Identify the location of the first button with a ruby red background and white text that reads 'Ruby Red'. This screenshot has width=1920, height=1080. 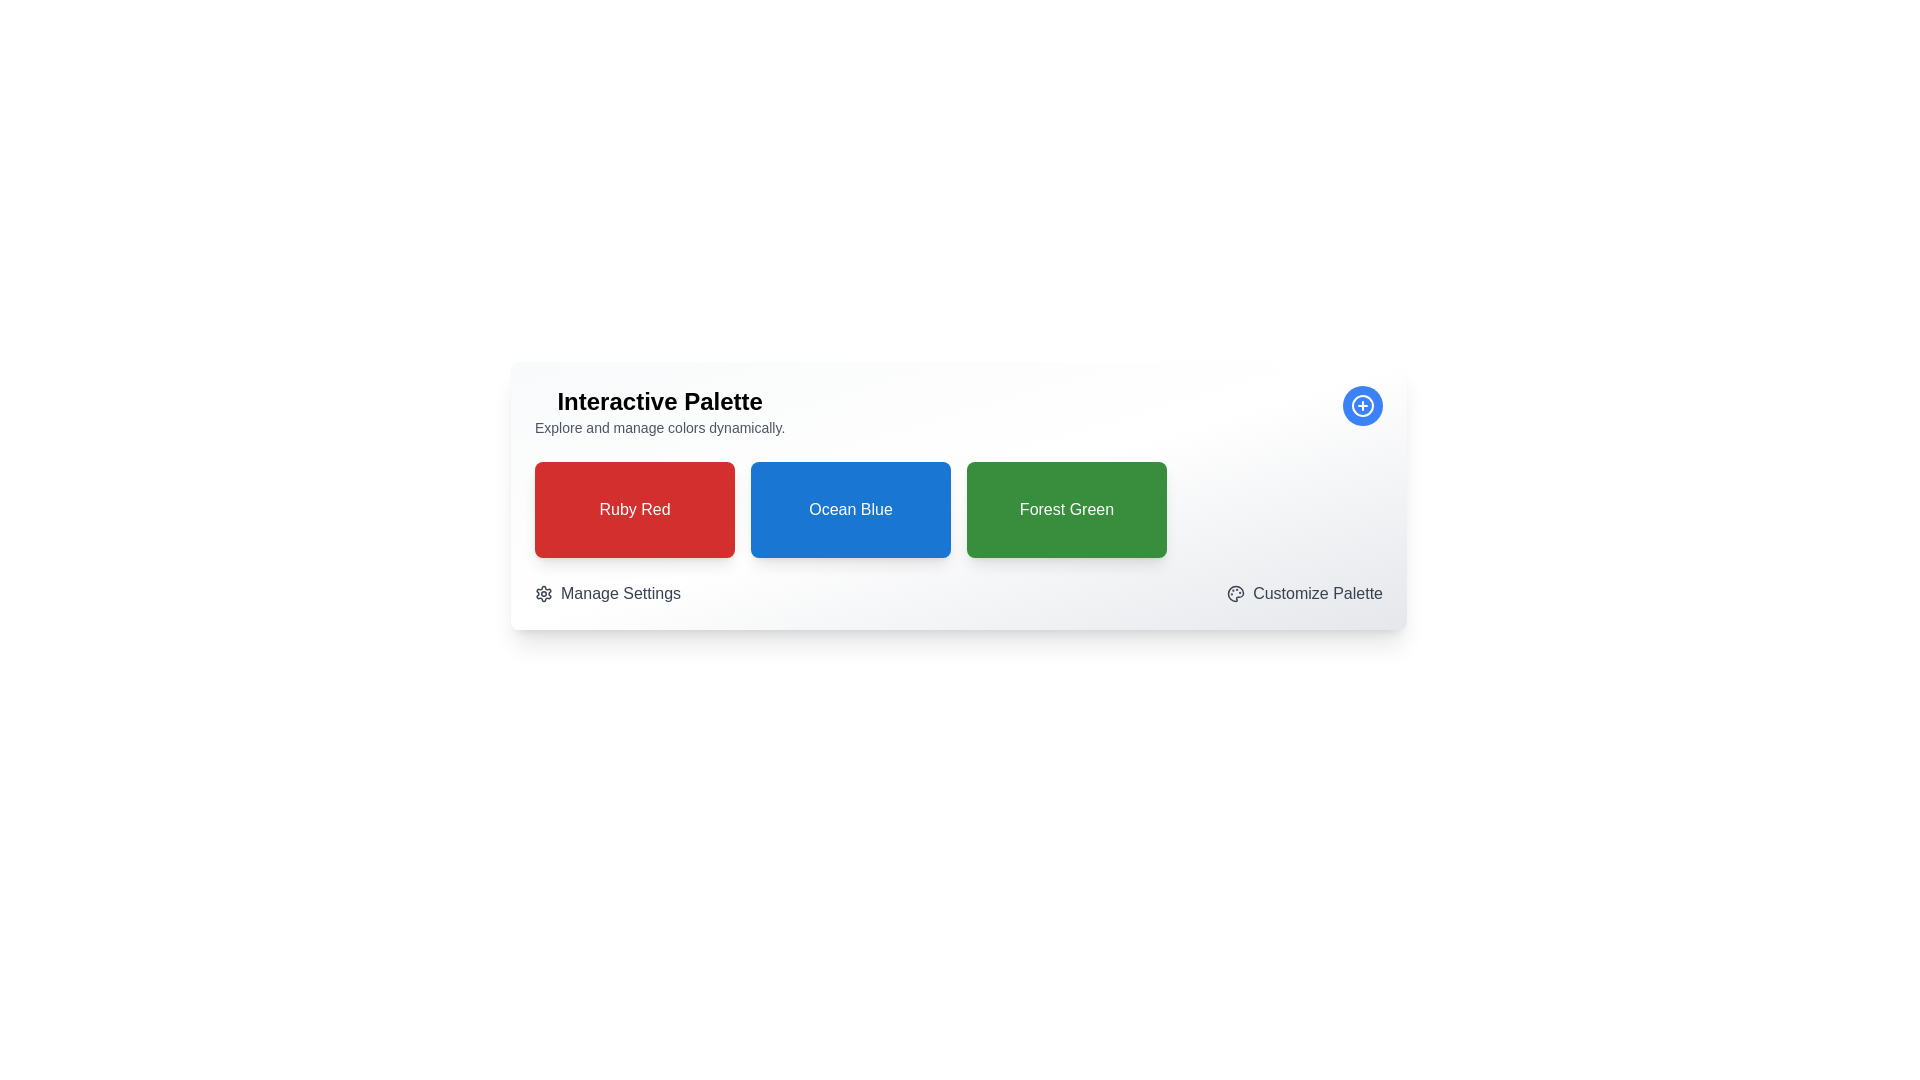
(633, 508).